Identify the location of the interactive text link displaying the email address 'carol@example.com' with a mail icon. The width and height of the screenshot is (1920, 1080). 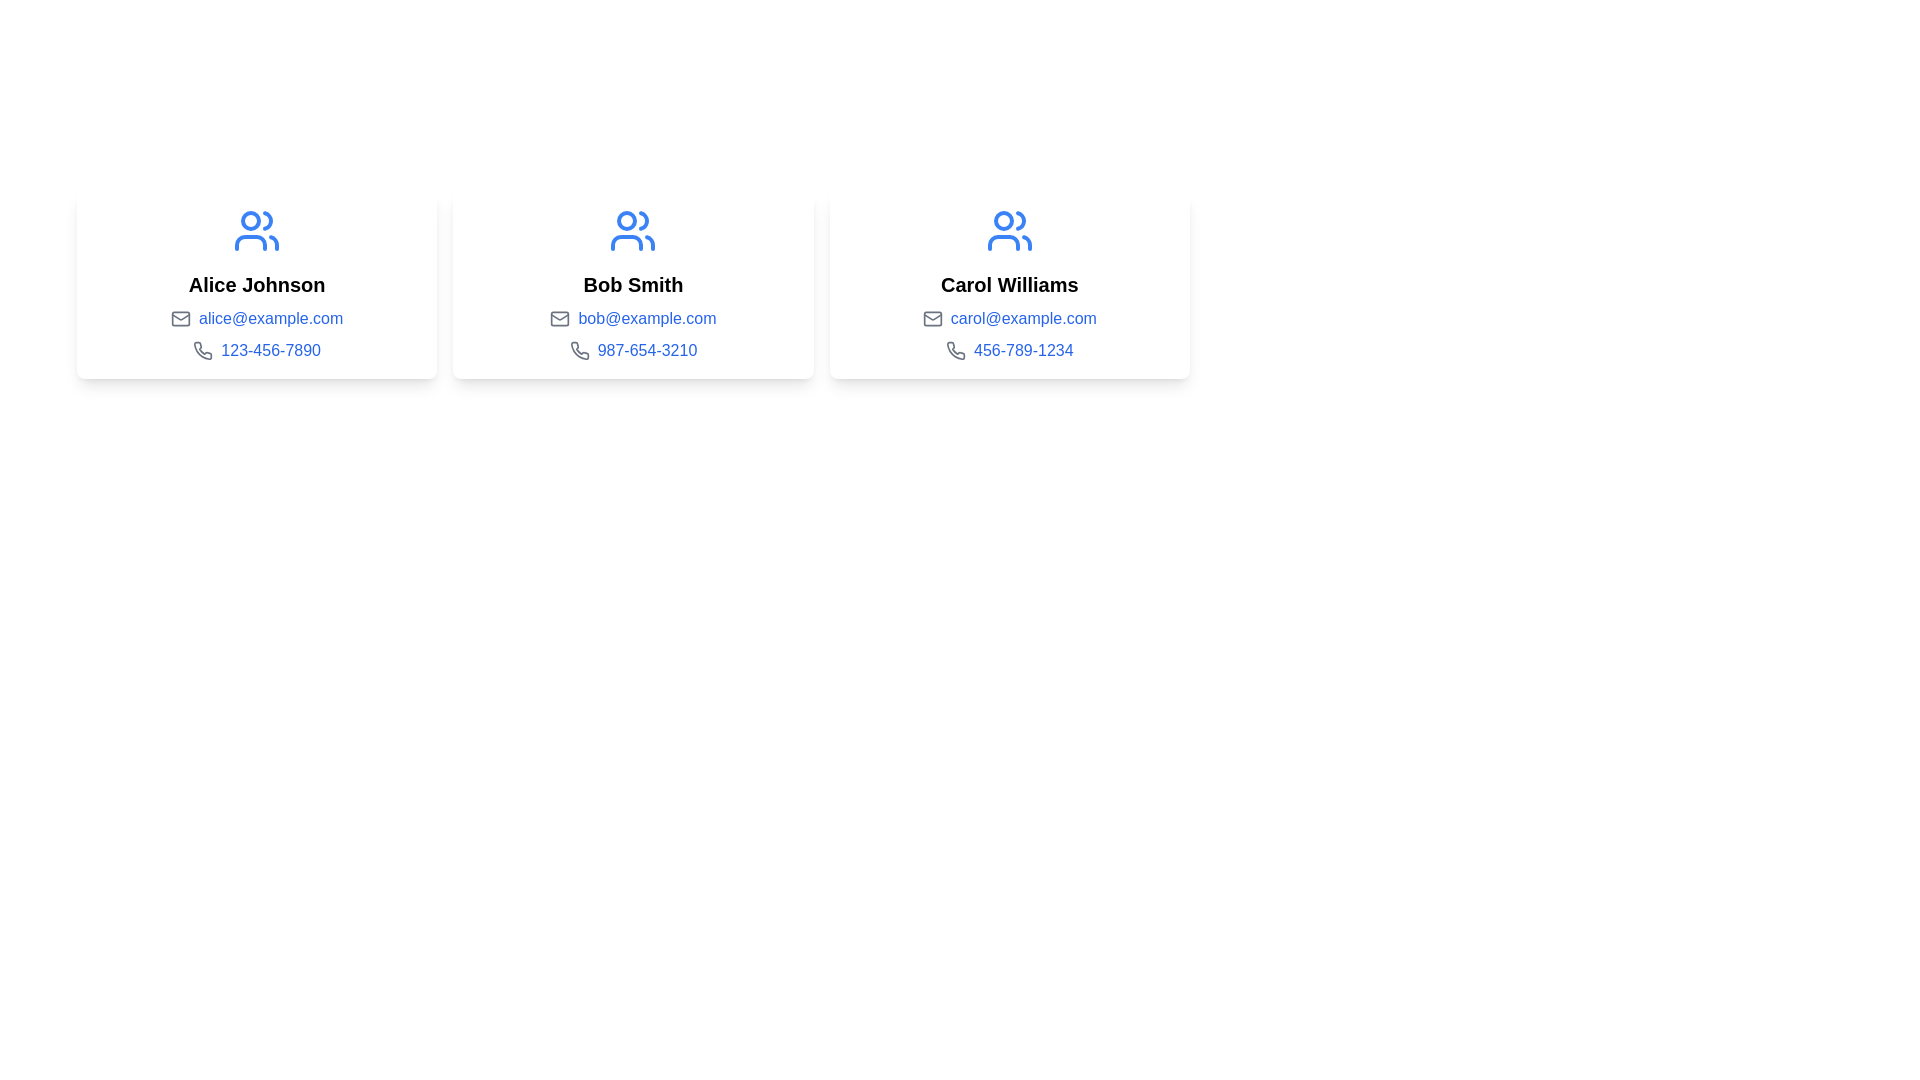
(1009, 318).